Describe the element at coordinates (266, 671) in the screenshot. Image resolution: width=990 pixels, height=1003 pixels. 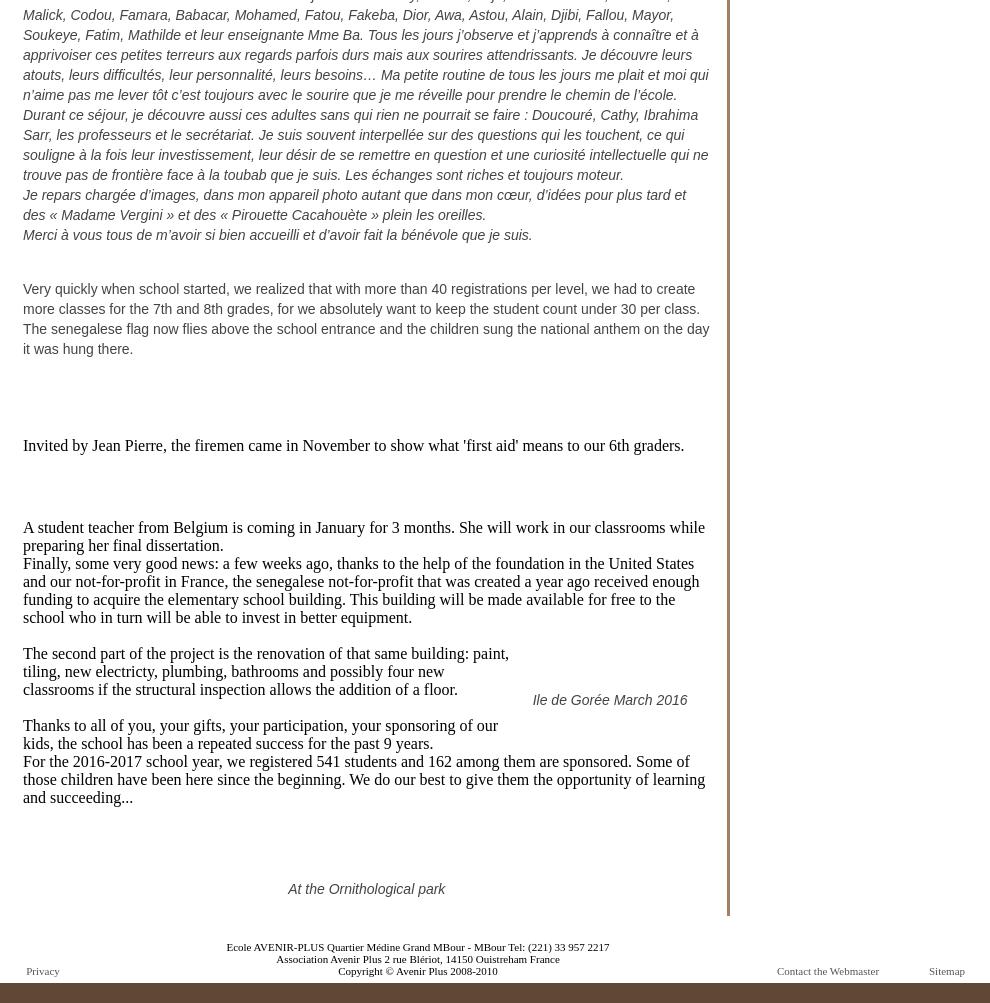
I see `'The second part of the project is the renovation of that same building: paint, tiling, new electricty, plumbing, bathrooms and possibly four new classrooms if the structural inspection allows the addition of a floor.'` at that location.